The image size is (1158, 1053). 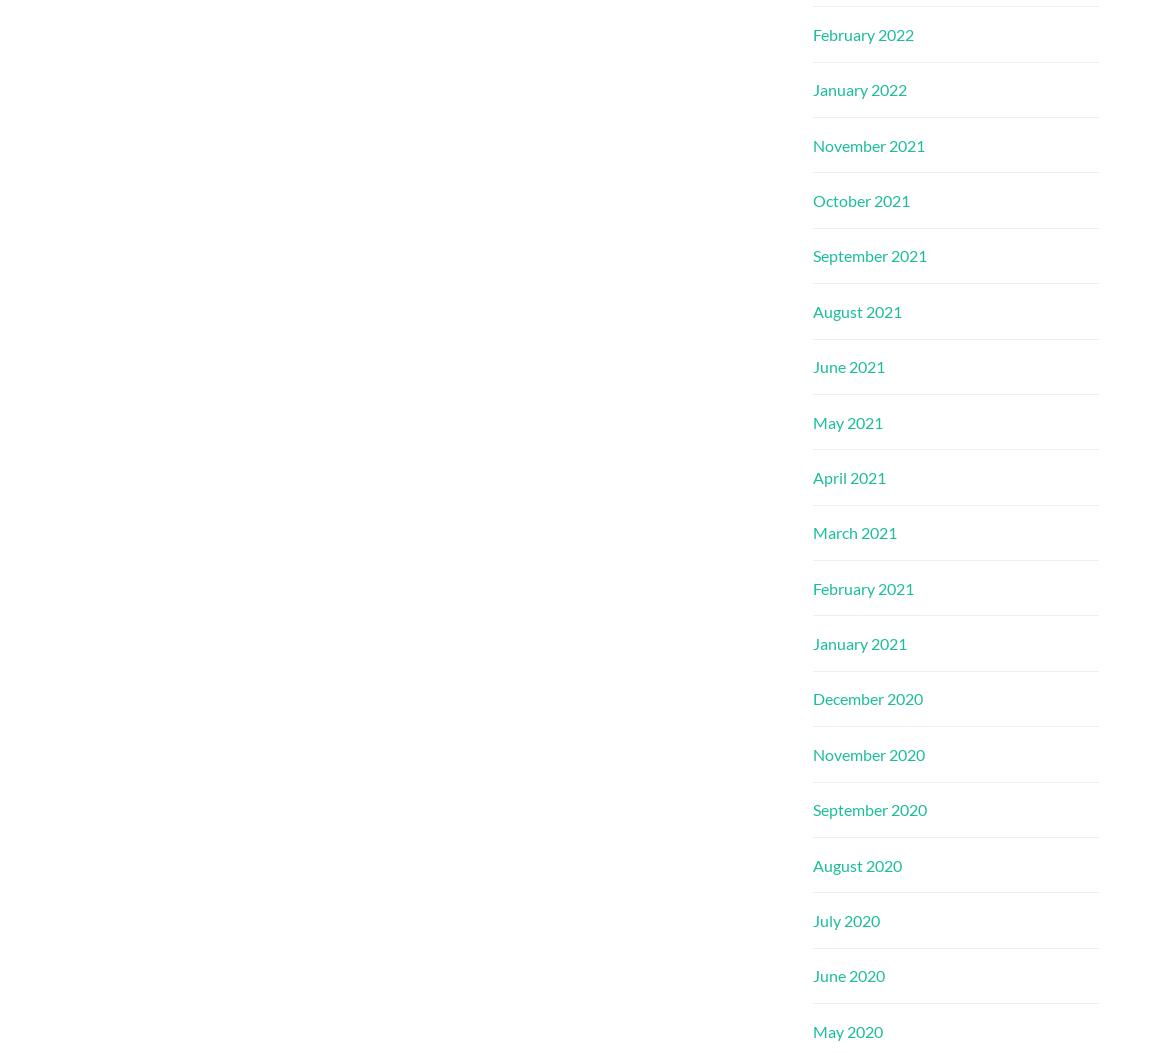 What do you see at coordinates (856, 310) in the screenshot?
I see `'August 2021'` at bounding box center [856, 310].